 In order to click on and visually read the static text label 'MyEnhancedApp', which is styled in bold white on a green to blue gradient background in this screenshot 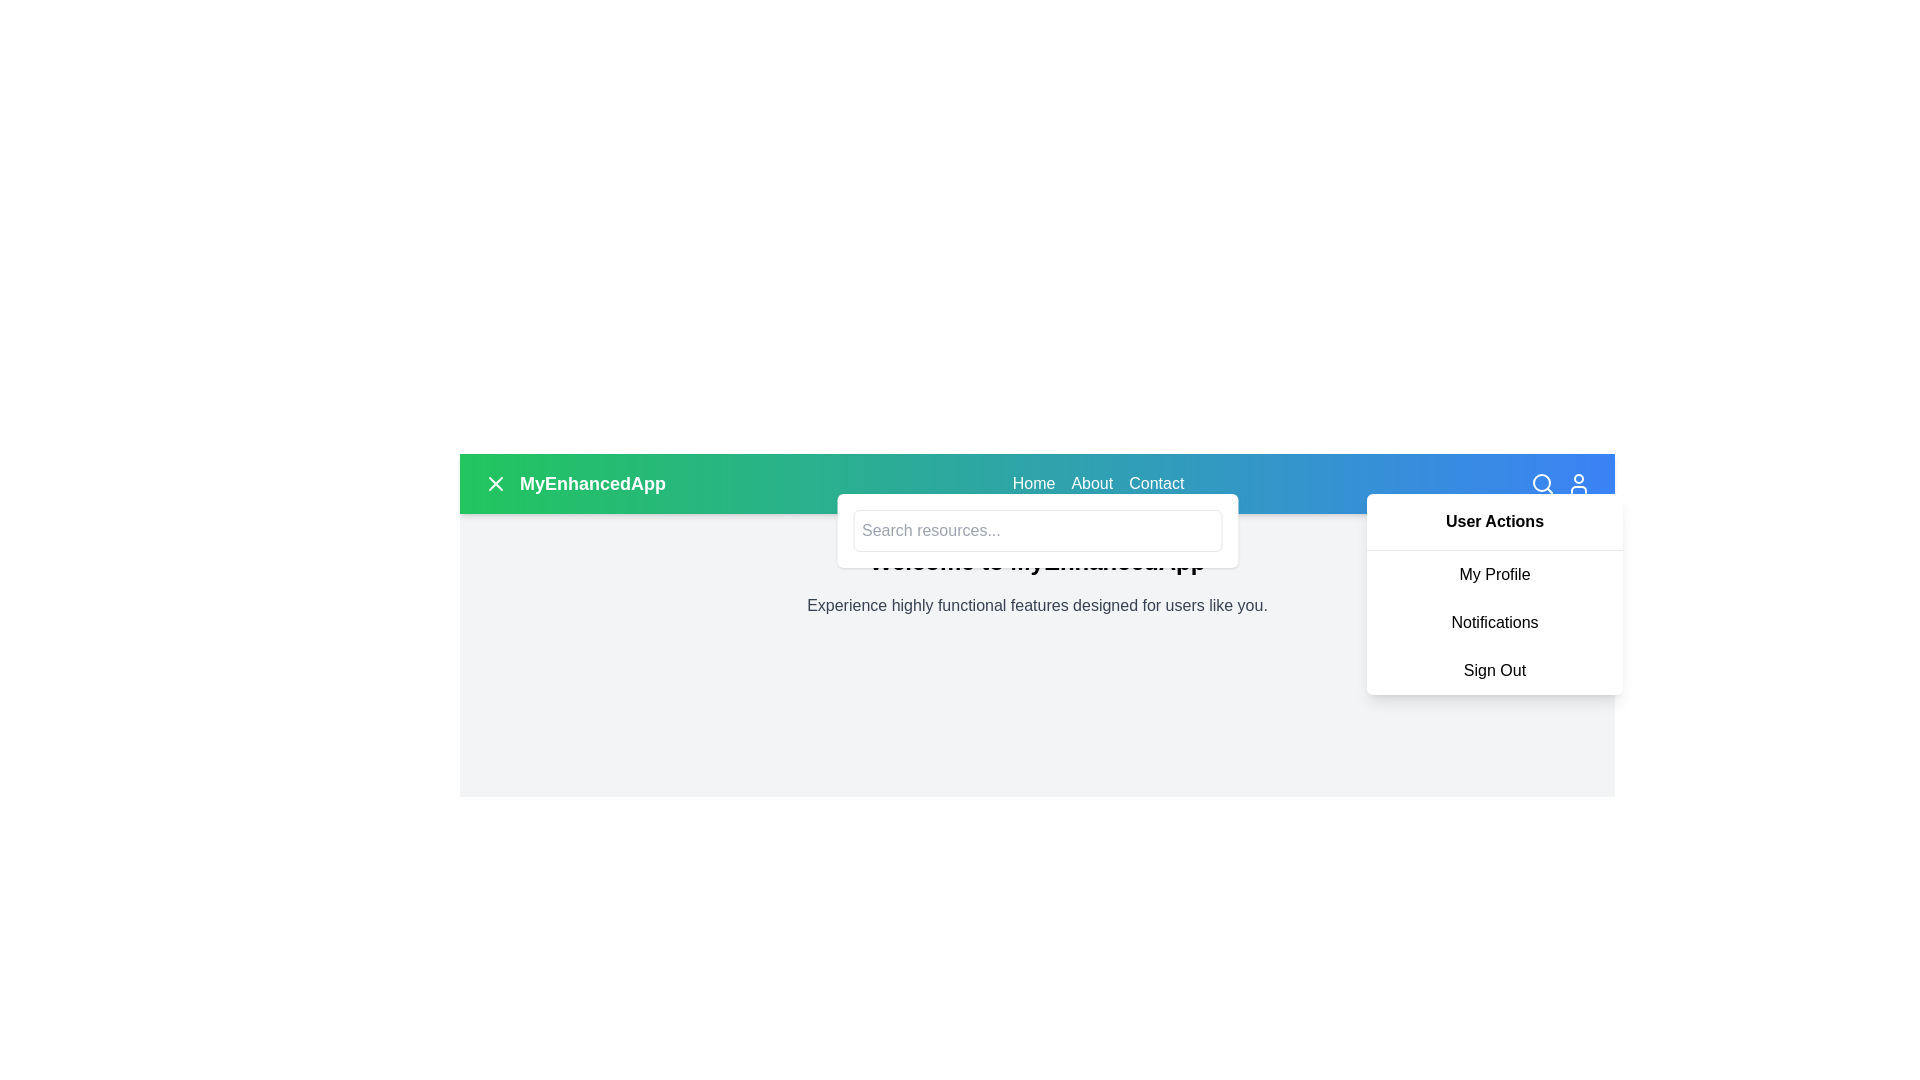, I will do `click(574, 483)`.